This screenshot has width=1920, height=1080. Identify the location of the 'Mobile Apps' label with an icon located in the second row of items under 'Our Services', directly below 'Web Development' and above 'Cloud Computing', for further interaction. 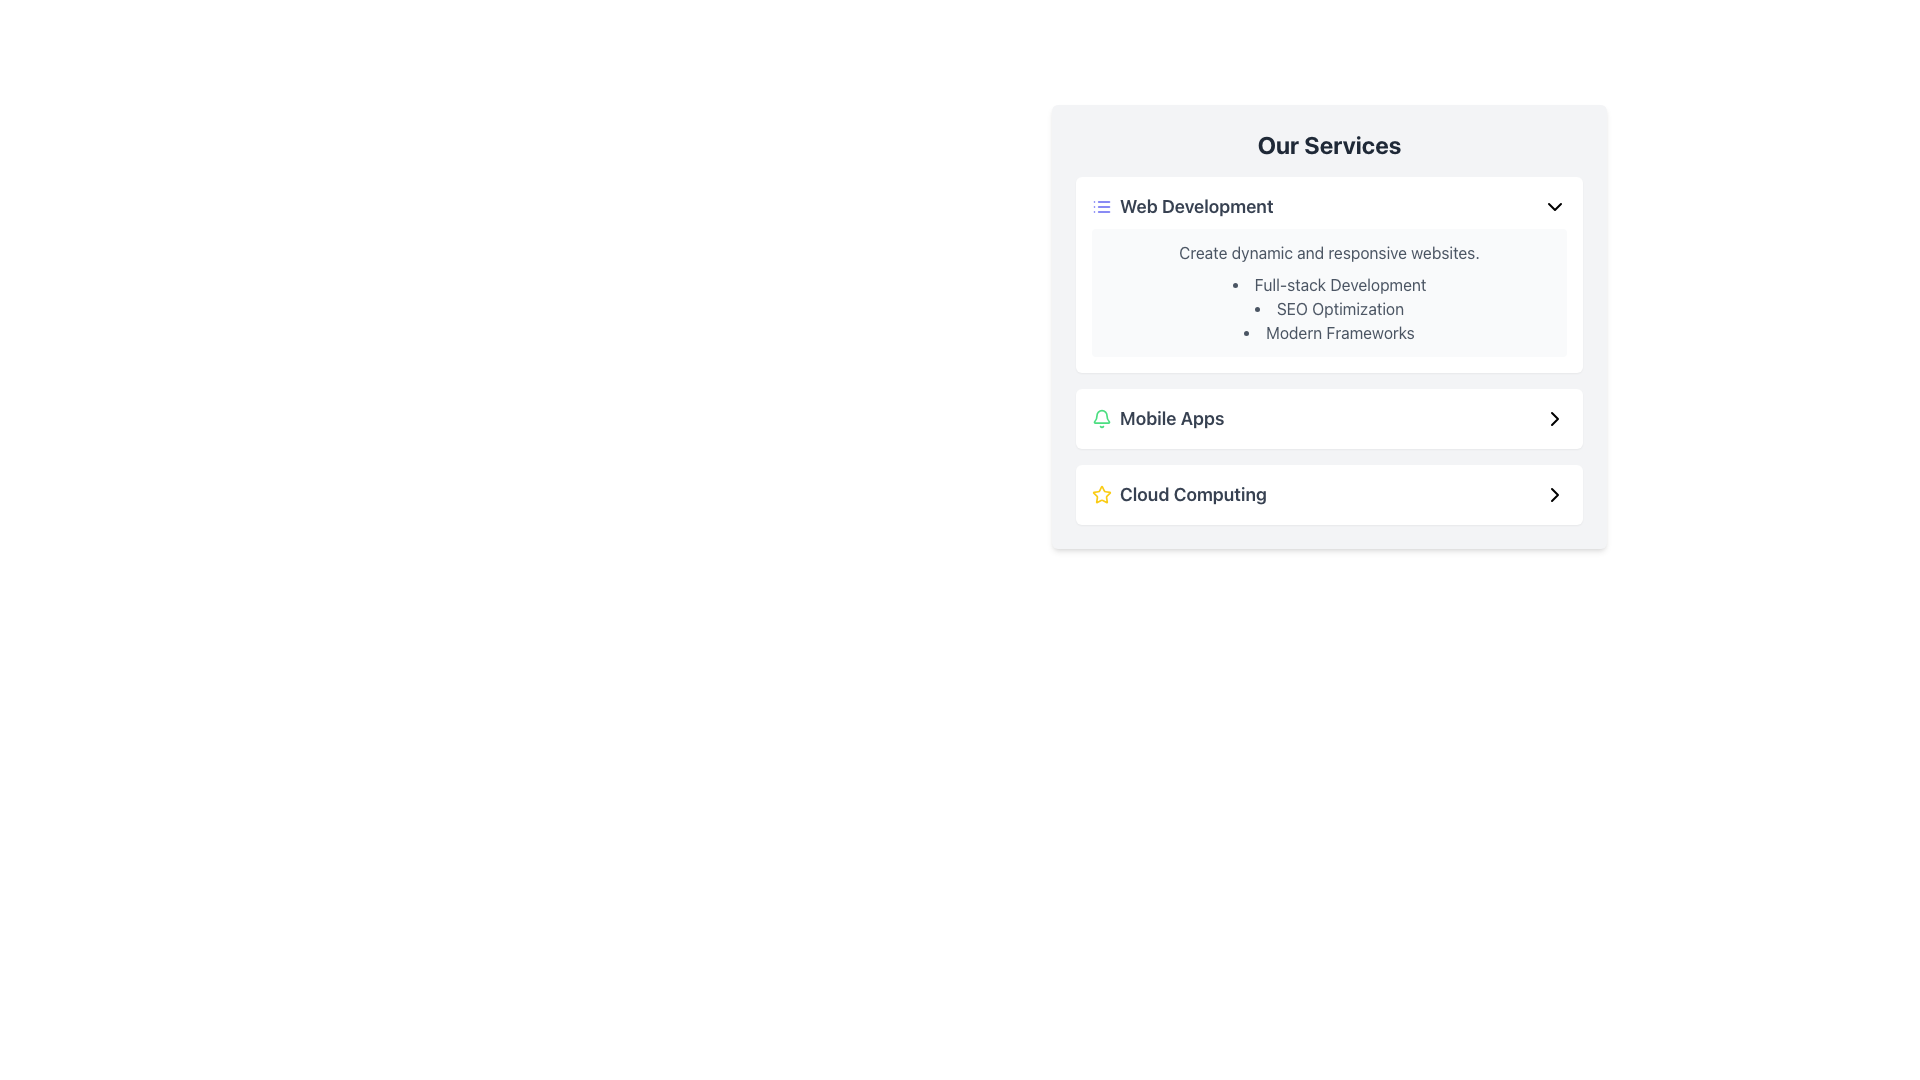
(1157, 418).